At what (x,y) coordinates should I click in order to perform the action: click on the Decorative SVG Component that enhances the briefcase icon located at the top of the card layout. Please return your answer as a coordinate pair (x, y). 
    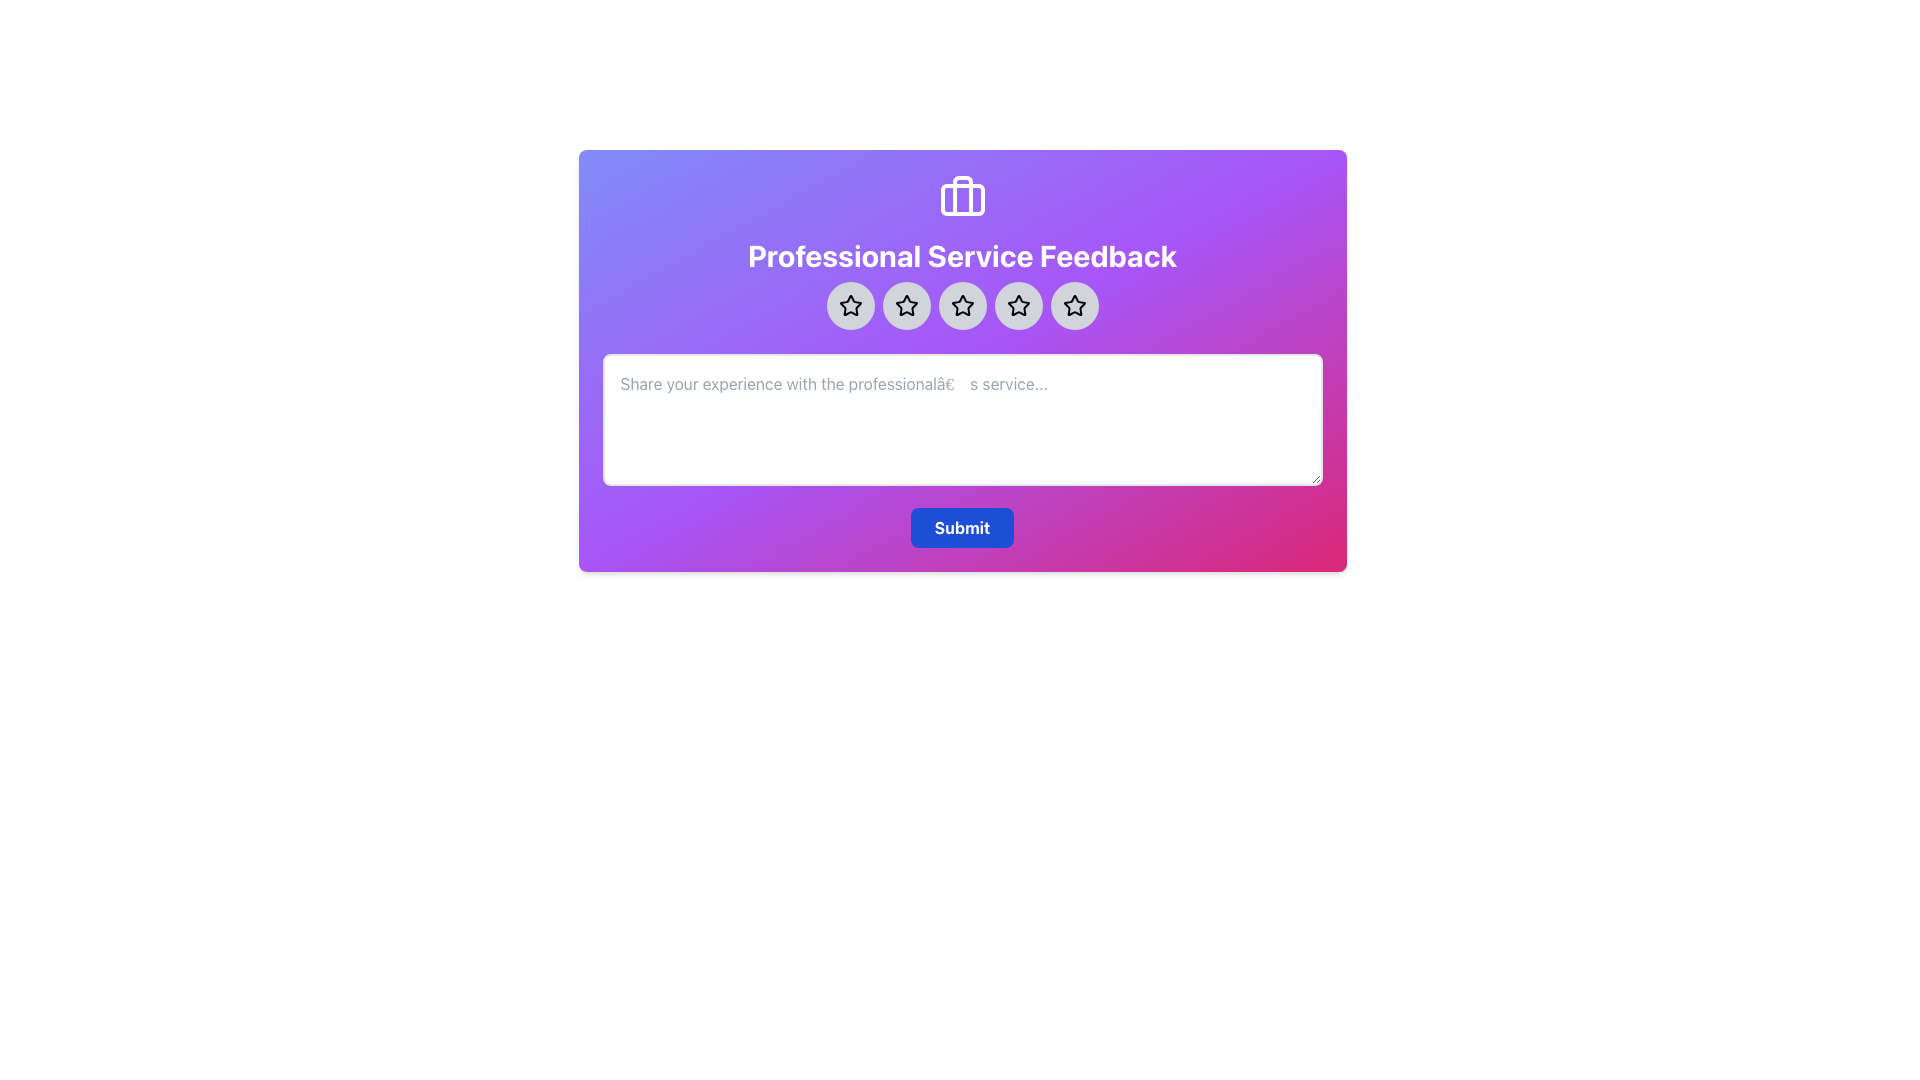
    Looking at the image, I should click on (962, 200).